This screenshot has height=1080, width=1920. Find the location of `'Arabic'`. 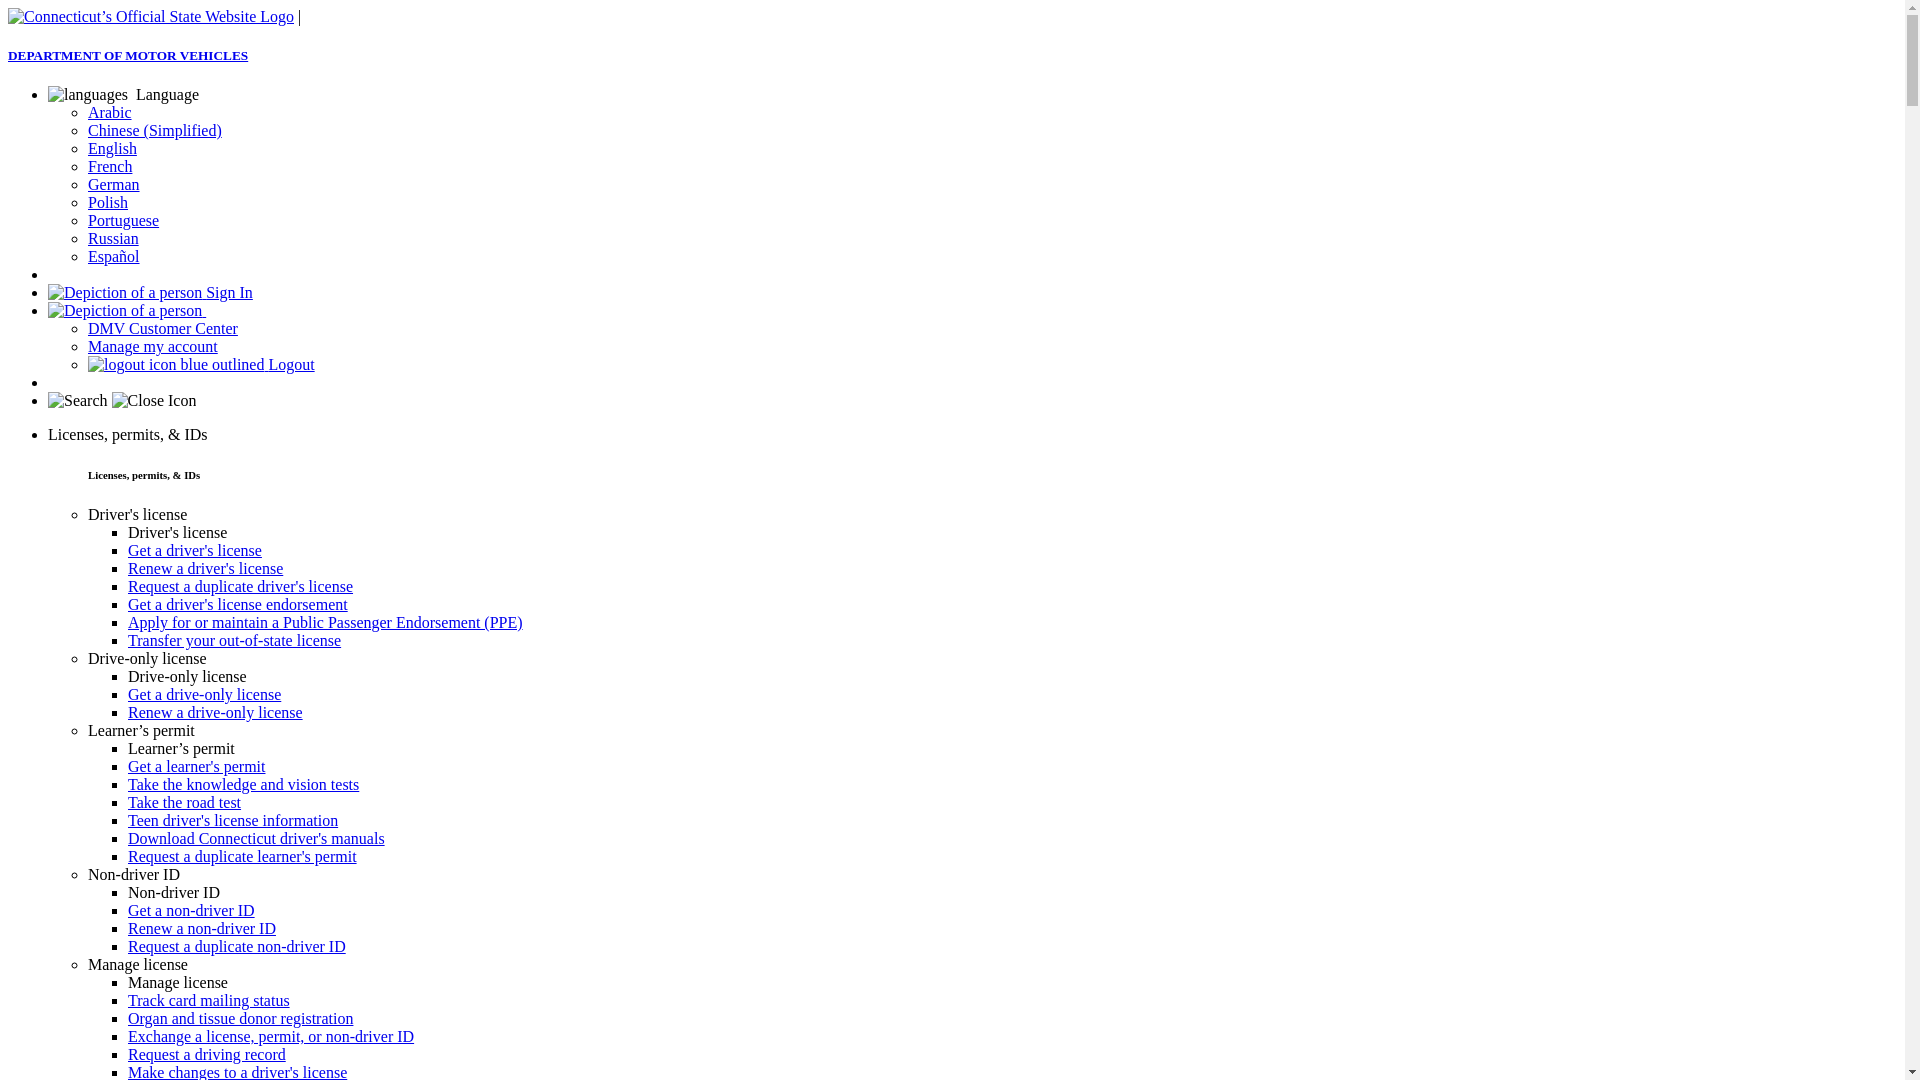

'Arabic' is located at coordinates (109, 112).